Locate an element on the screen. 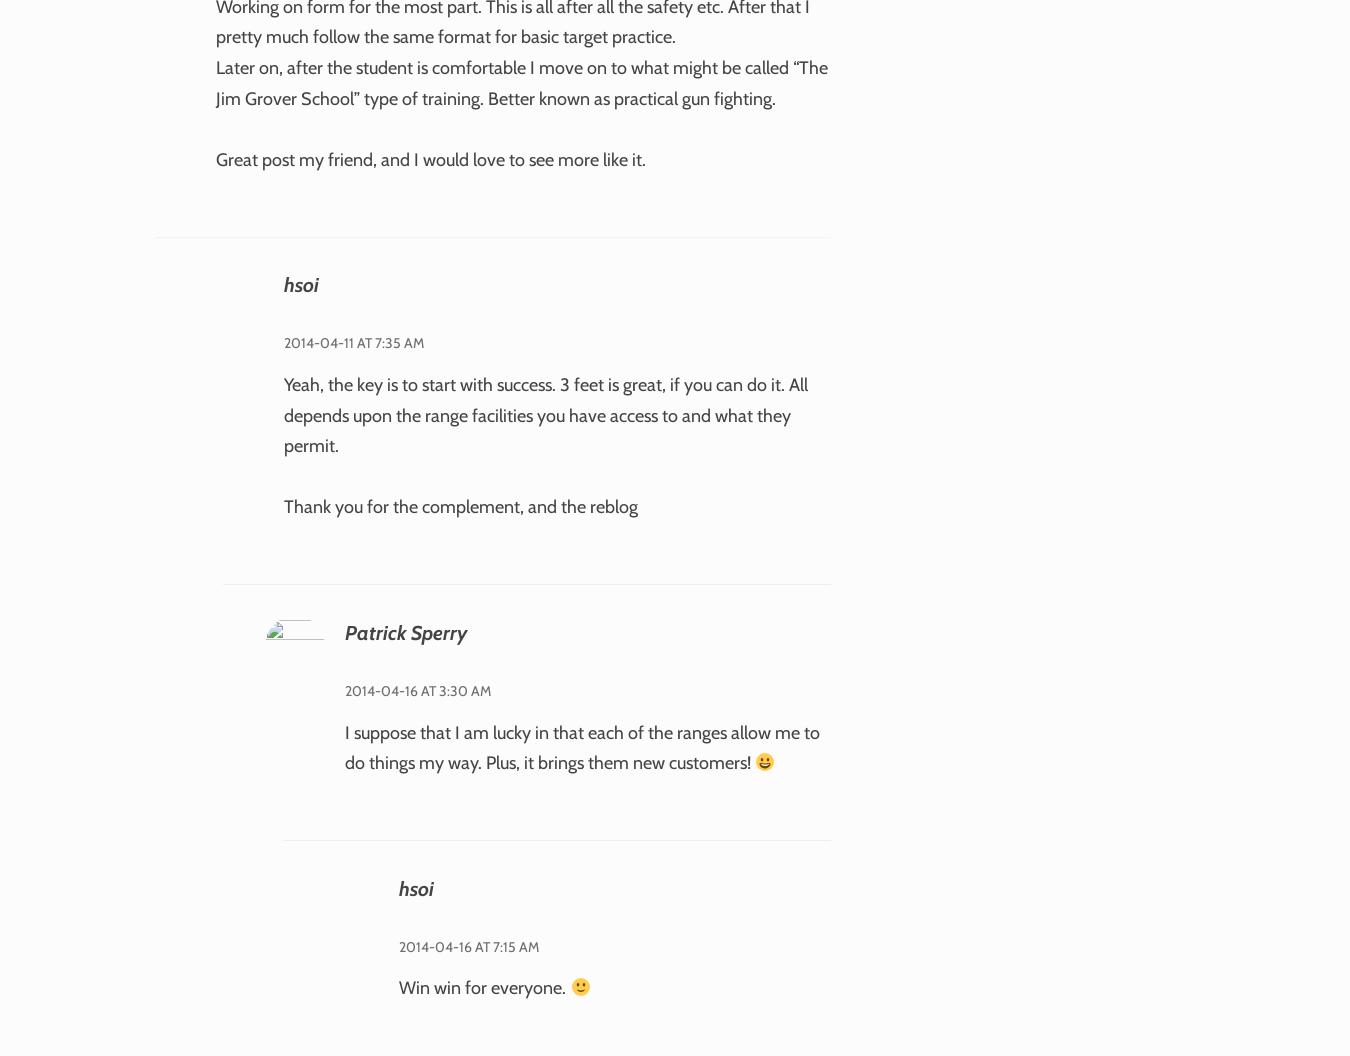 This screenshot has height=1056, width=1350. '2014-04-11 at 7:35 am' is located at coordinates (353, 341).